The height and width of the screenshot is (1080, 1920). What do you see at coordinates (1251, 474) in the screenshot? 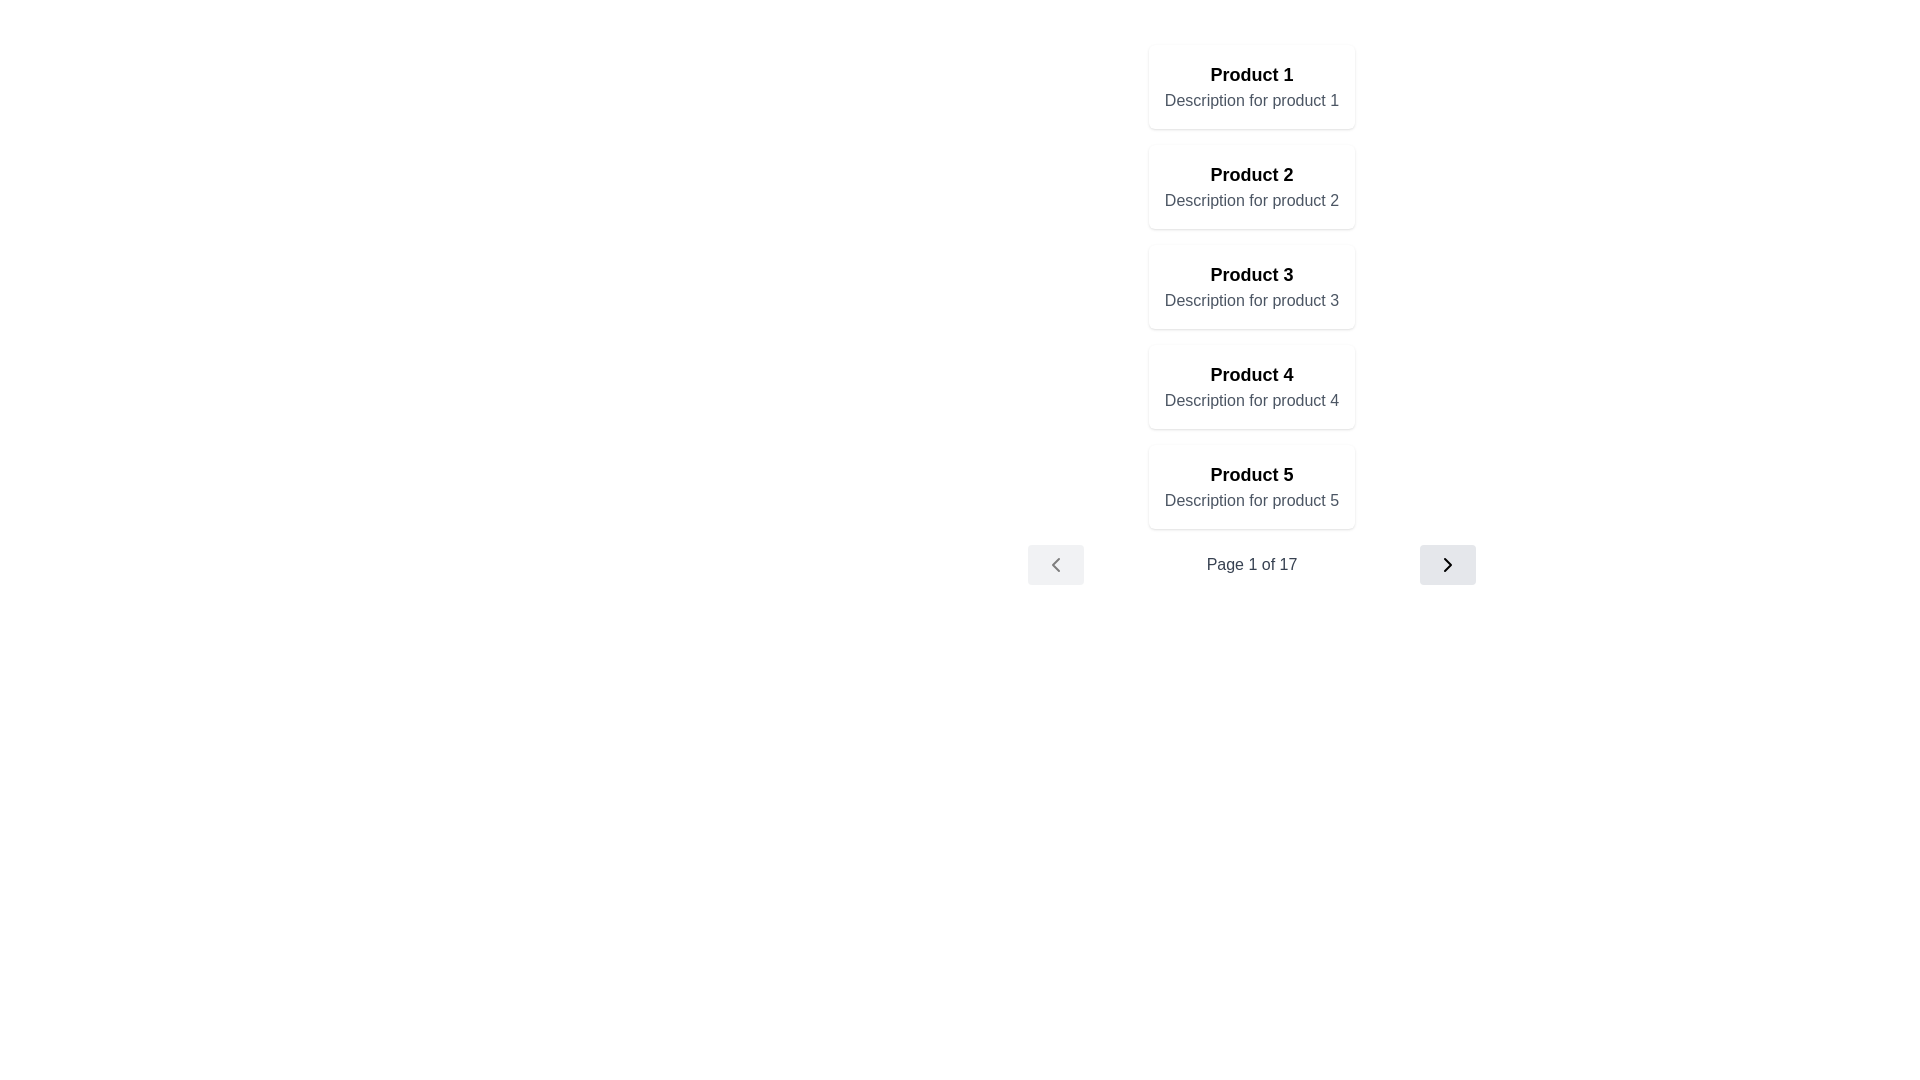
I see `the 'Product 5' text label, which is a large, bold heading above a description within the fifth product card in a vertical list` at bounding box center [1251, 474].